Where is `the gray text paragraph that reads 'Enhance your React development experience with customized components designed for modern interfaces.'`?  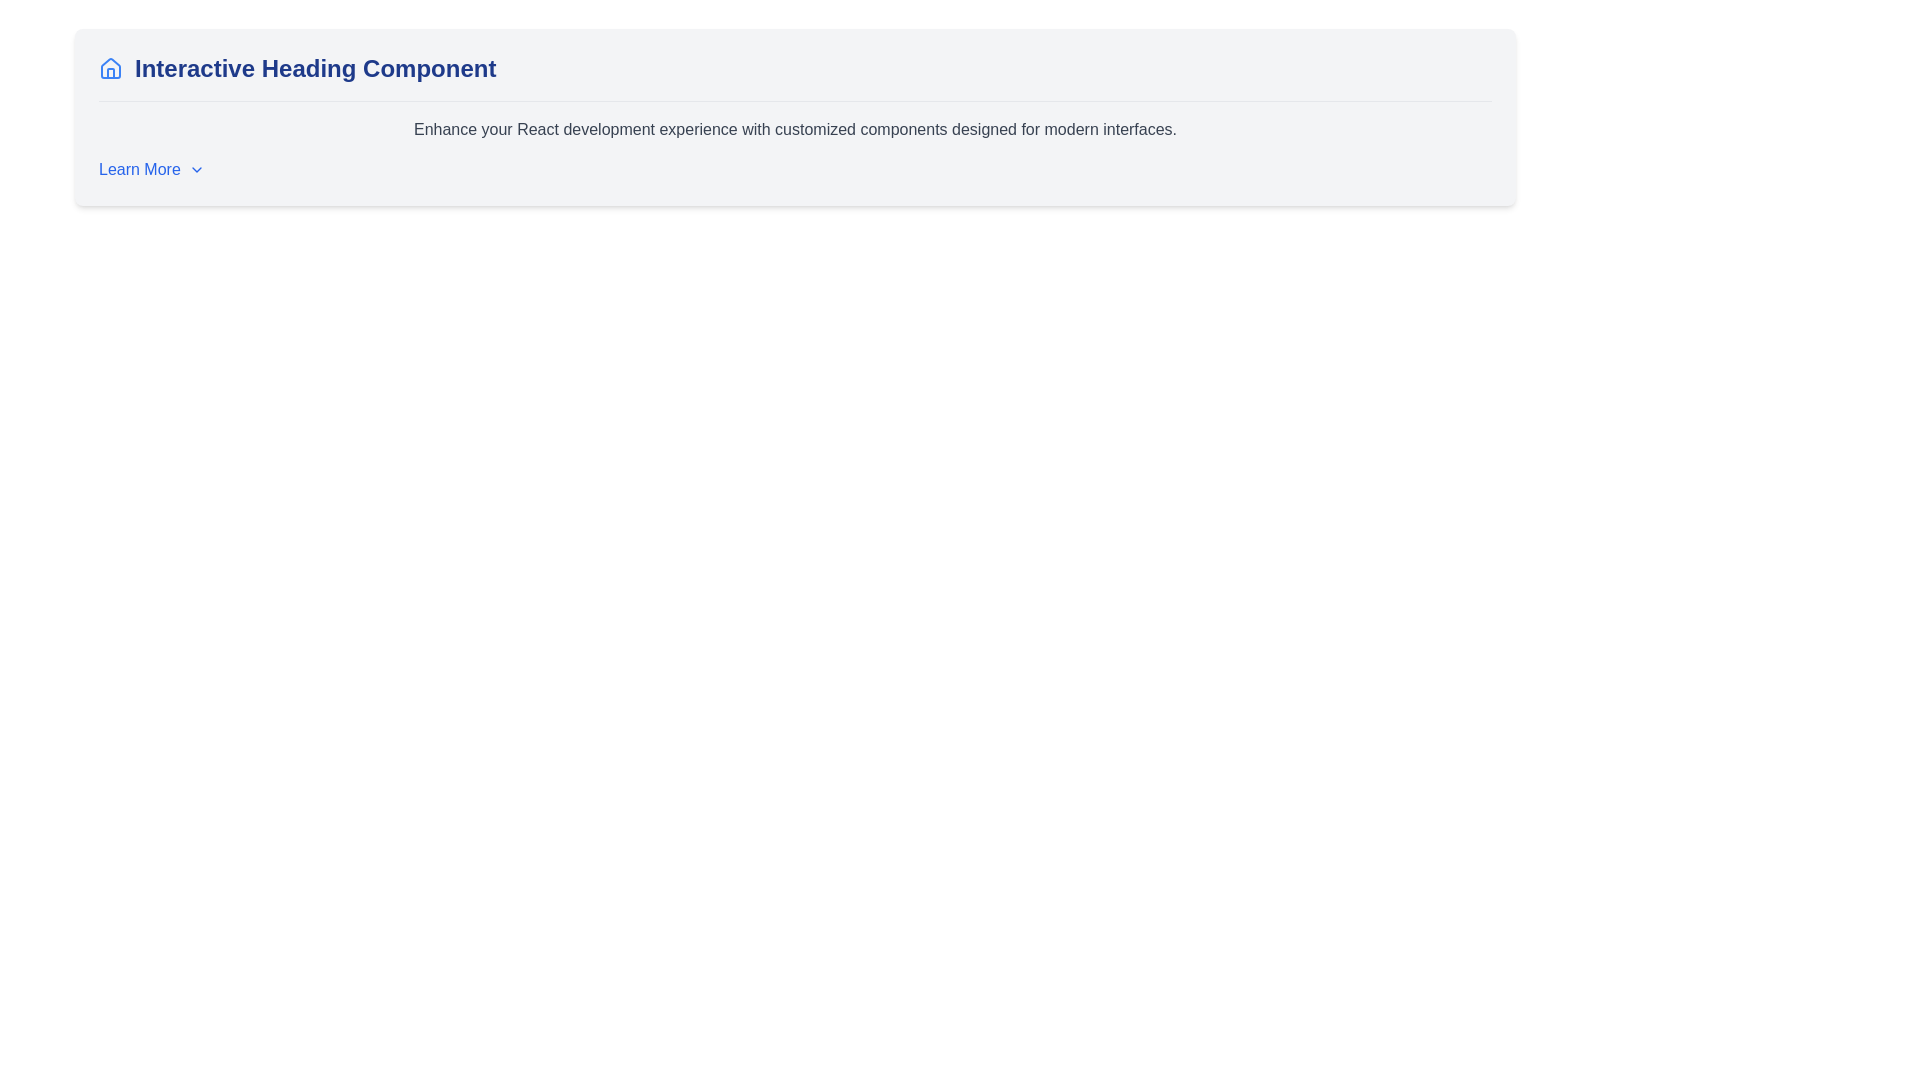 the gray text paragraph that reads 'Enhance your React development experience with customized components designed for modern interfaces.' is located at coordinates (794, 130).